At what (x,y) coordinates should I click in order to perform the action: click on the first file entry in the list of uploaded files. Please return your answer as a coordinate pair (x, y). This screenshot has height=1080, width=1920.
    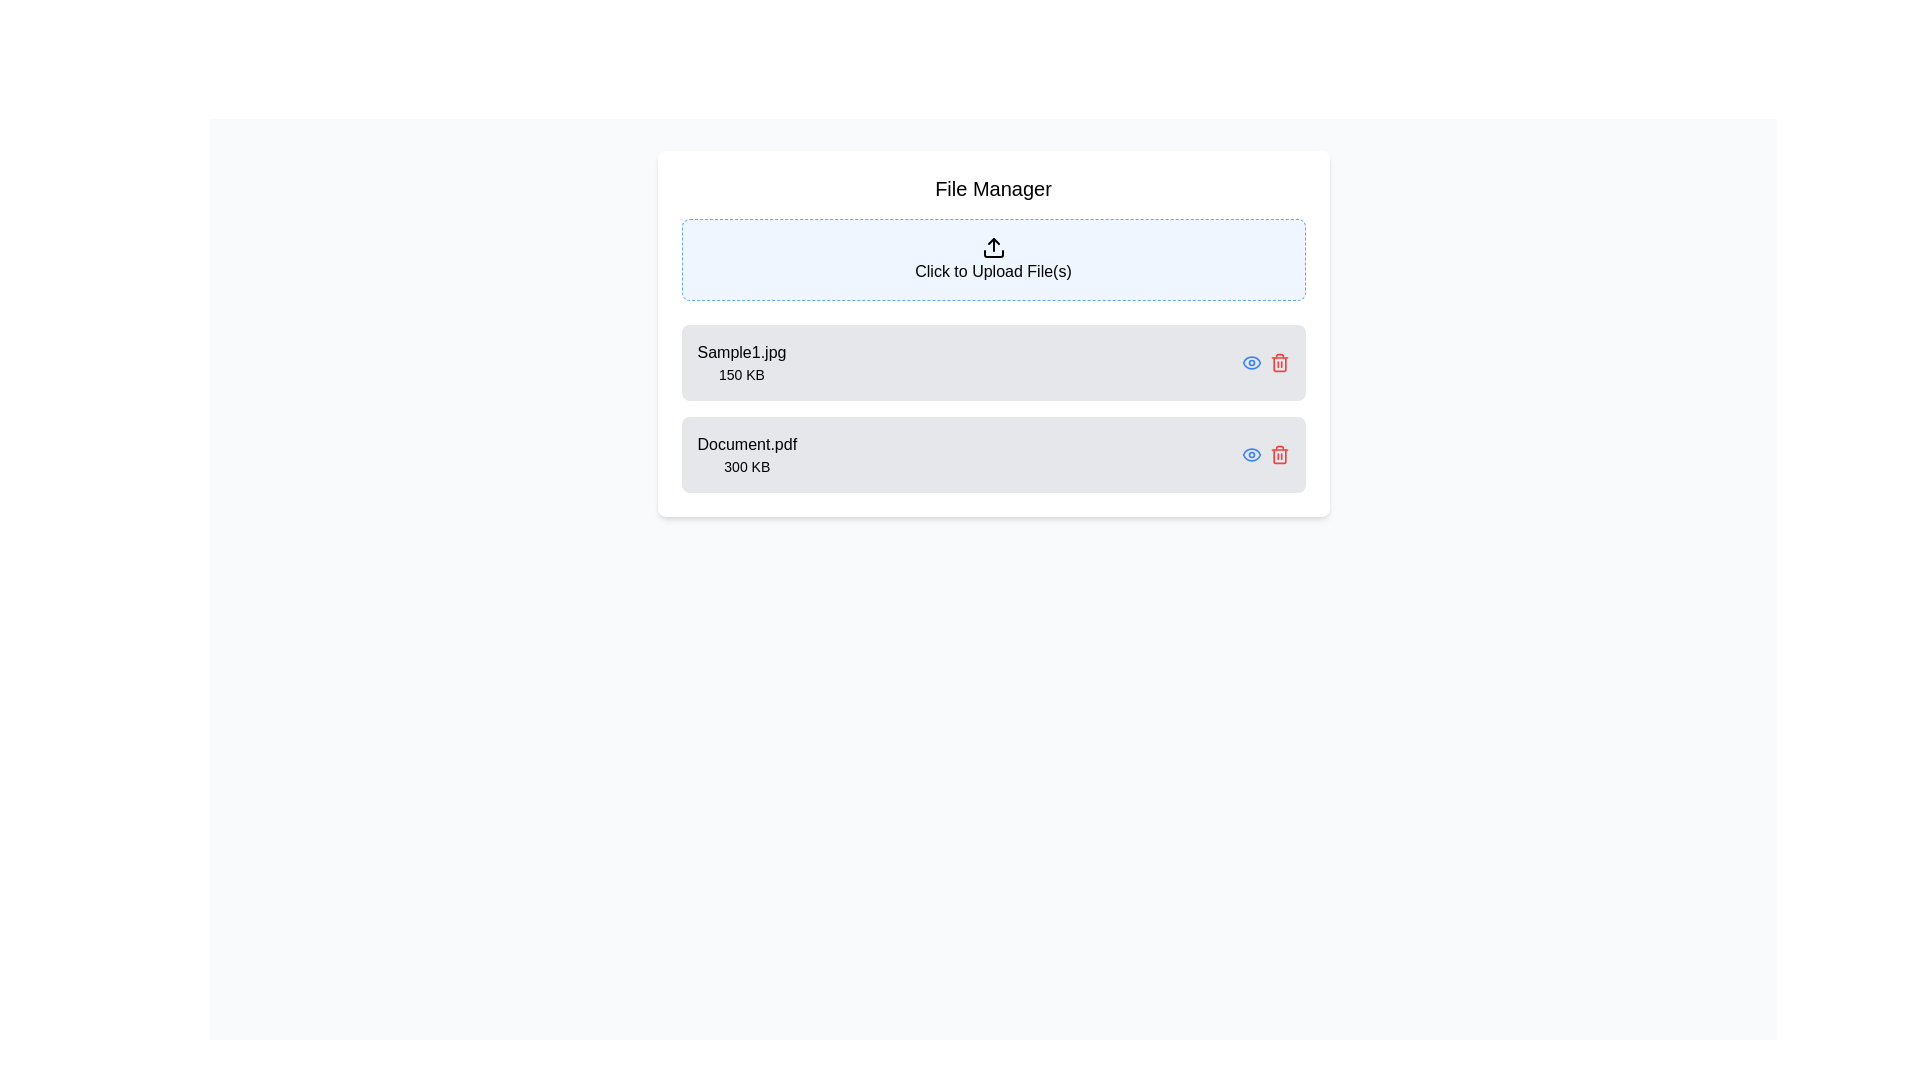
    Looking at the image, I should click on (993, 362).